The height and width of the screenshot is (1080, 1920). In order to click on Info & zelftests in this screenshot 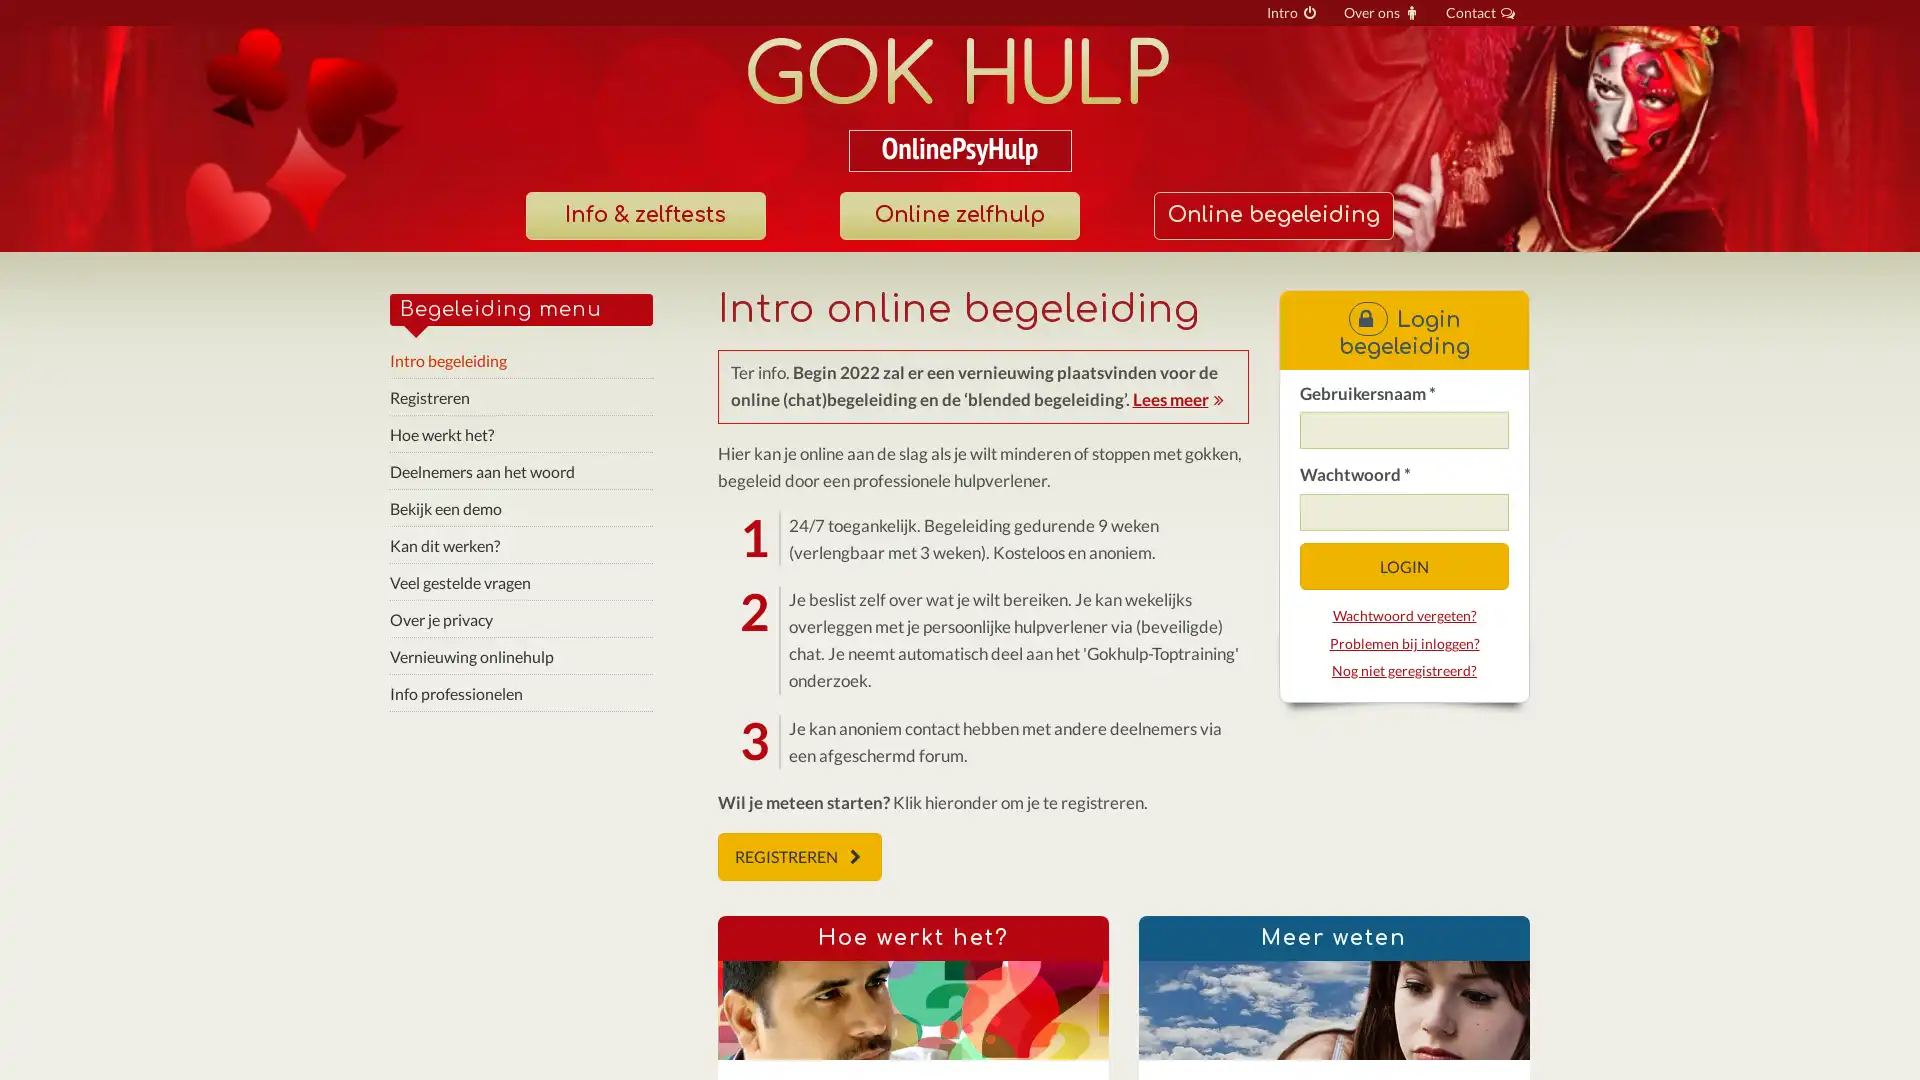, I will do `click(644, 215)`.